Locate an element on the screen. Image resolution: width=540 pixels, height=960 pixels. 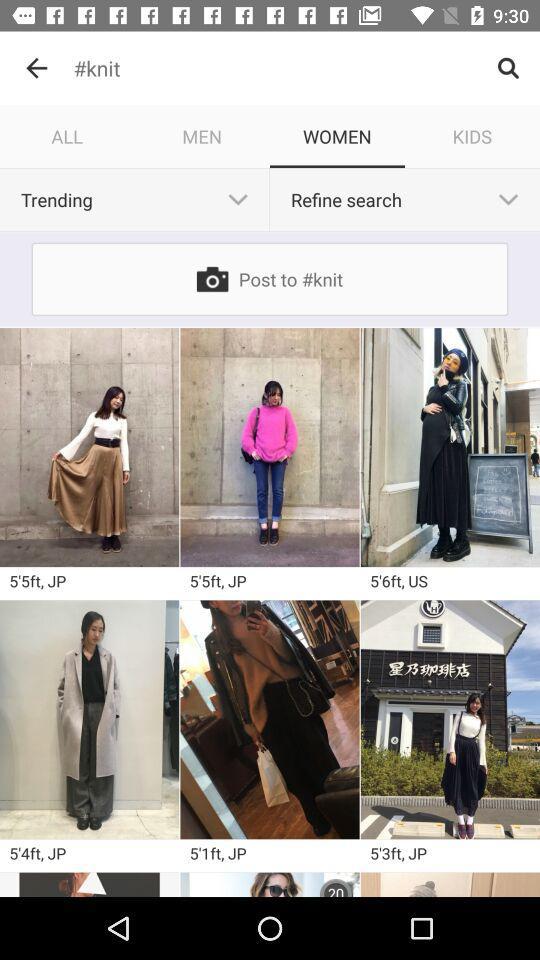
the icon to the right of men icon is located at coordinates (337, 135).